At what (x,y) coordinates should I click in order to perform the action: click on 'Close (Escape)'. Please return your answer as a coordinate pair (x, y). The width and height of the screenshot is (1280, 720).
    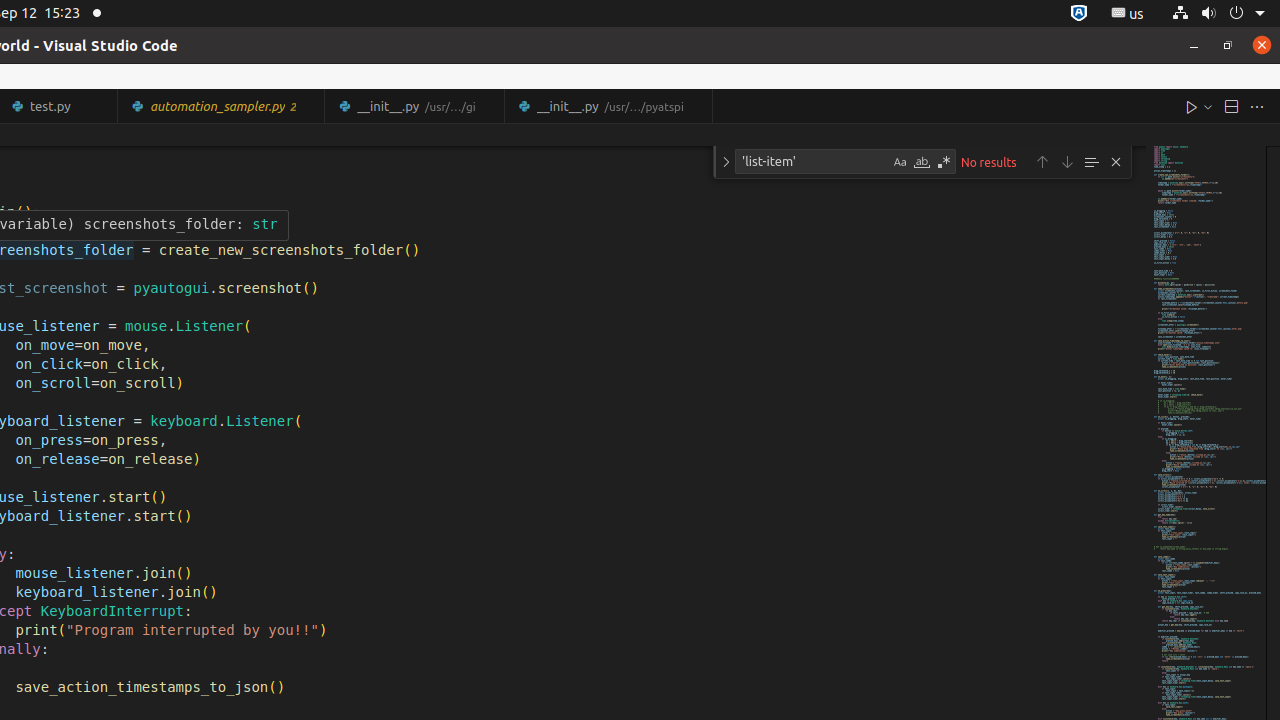
    Looking at the image, I should click on (1115, 161).